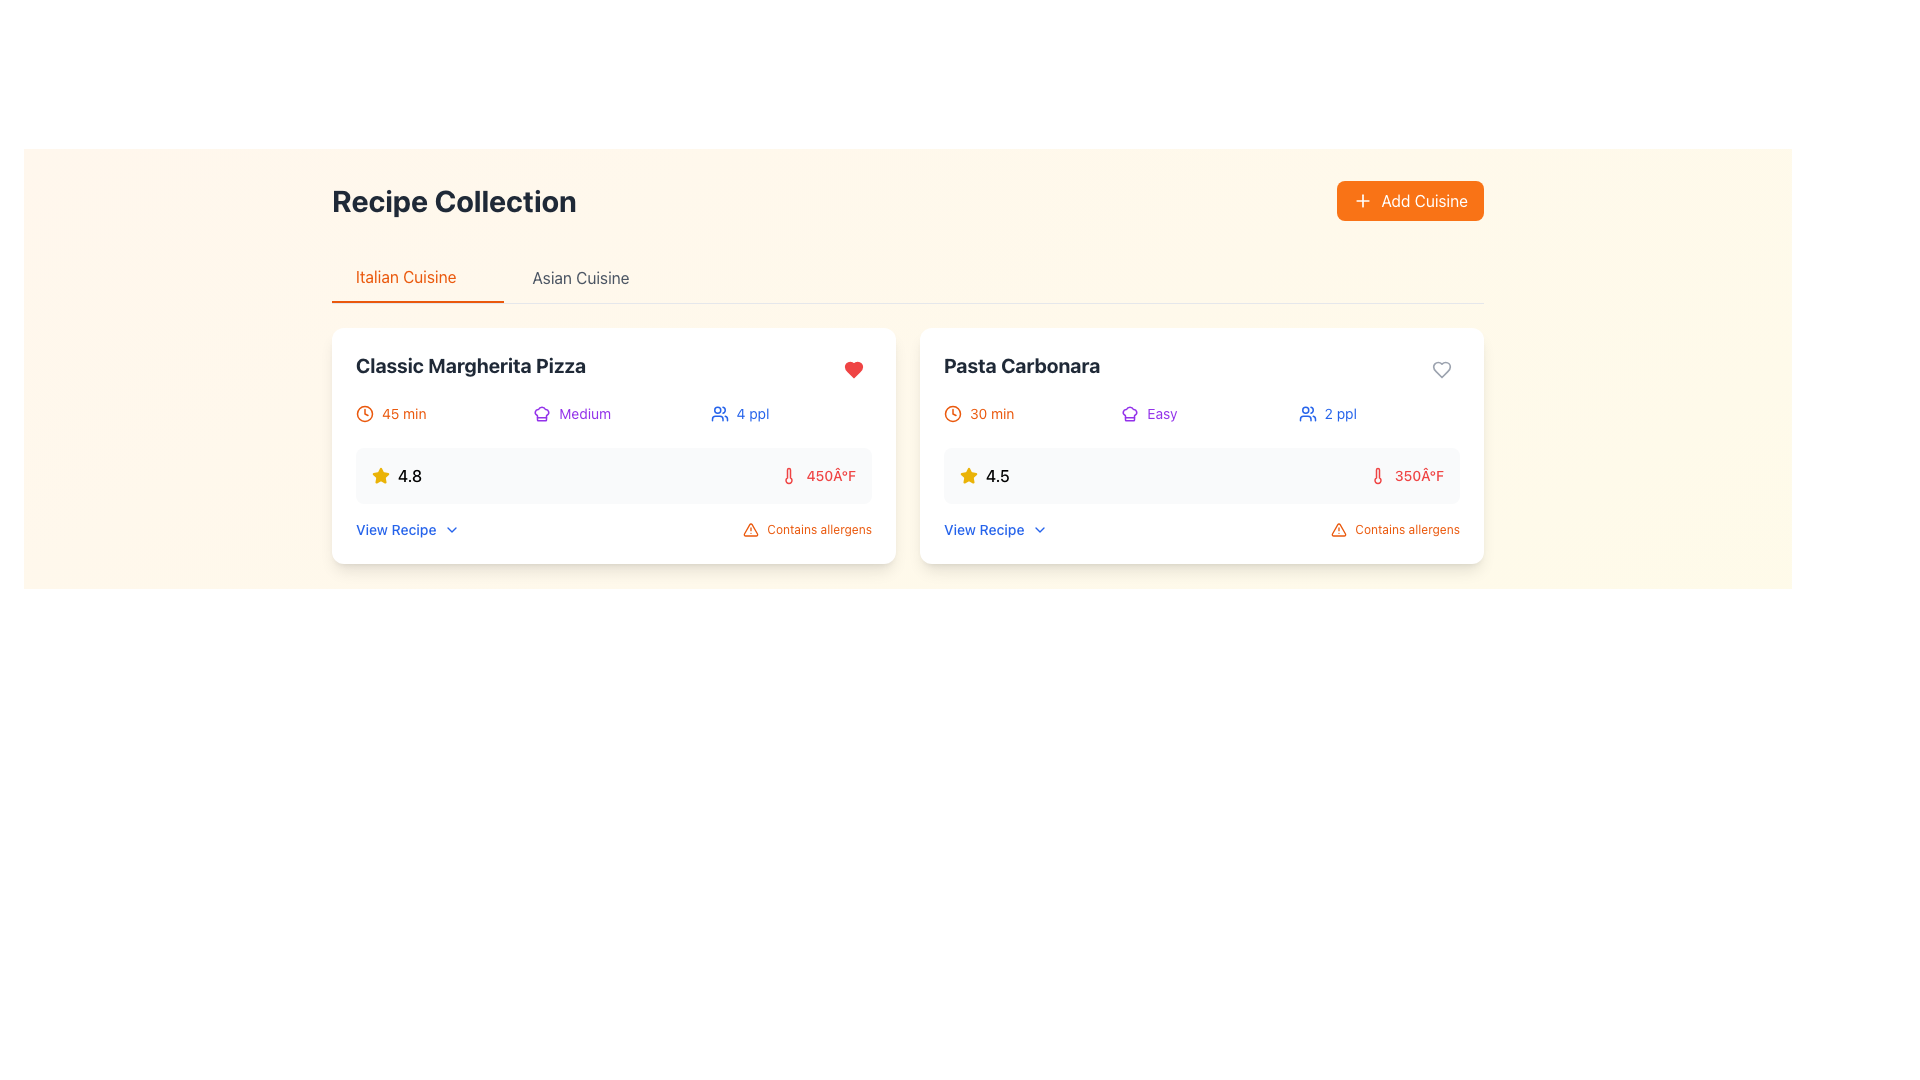 The width and height of the screenshot is (1920, 1080). What do you see at coordinates (407, 528) in the screenshot?
I see `the 'View Recipe' button` at bounding box center [407, 528].